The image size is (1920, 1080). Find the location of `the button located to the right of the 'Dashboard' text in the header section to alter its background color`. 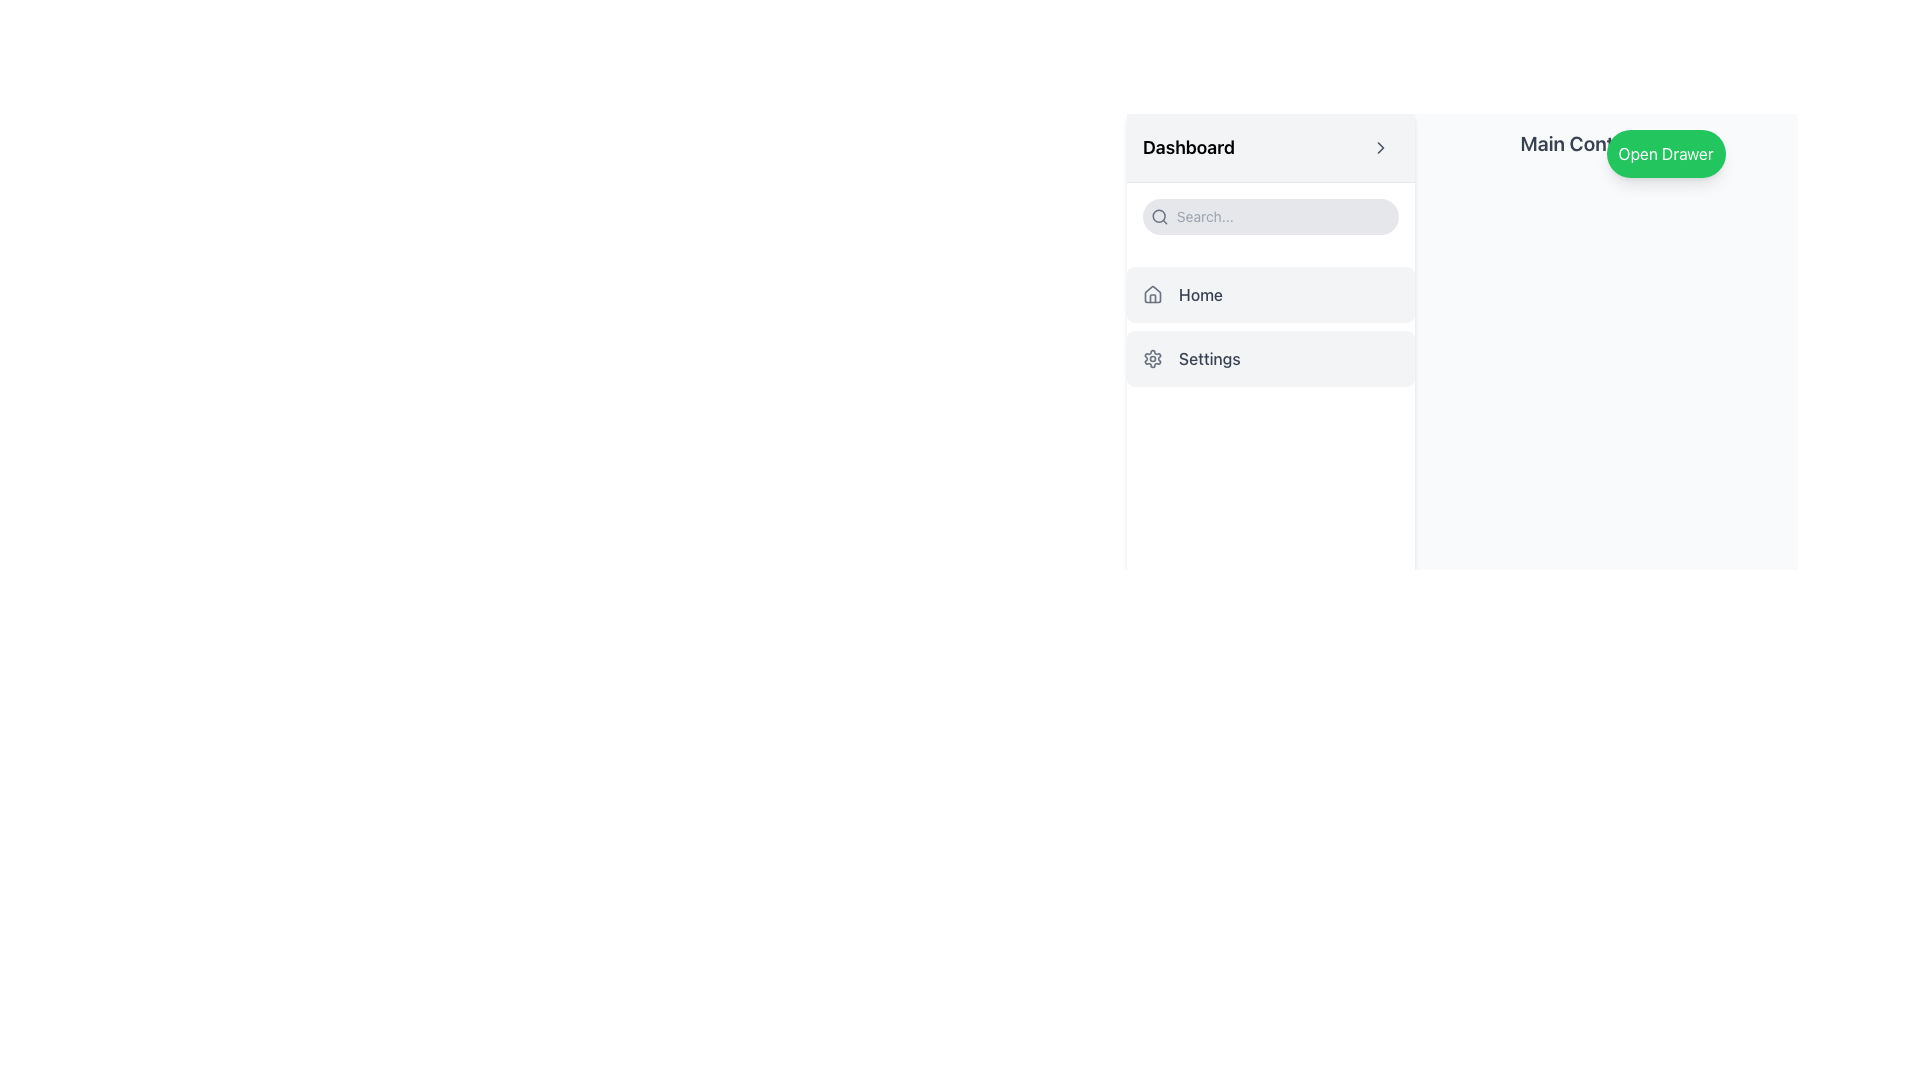

the button located to the right of the 'Dashboard' text in the header section to alter its background color is located at coordinates (1380, 146).